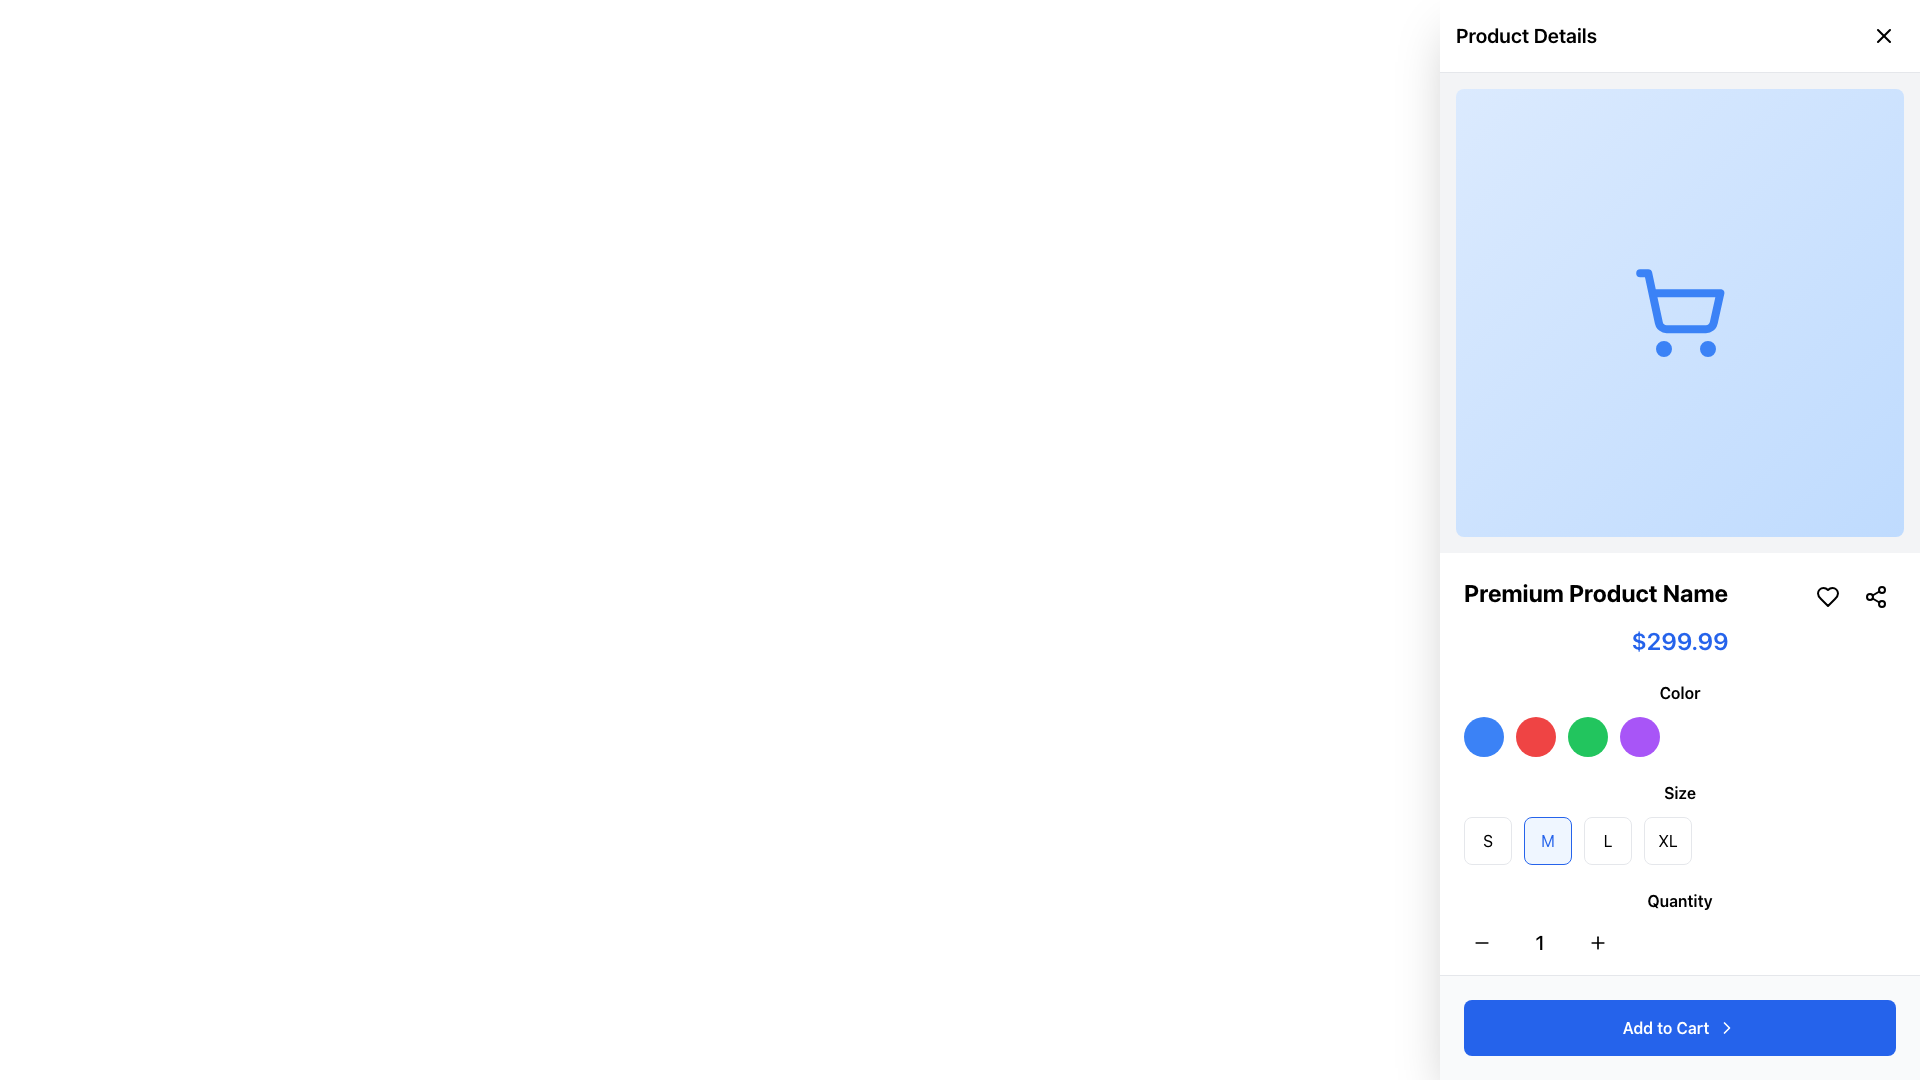 This screenshot has width=1920, height=1080. Describe the element at coordinates (1597, 942) in the screenshot. I see `the increment button in the 'Quantity' section` at that location.